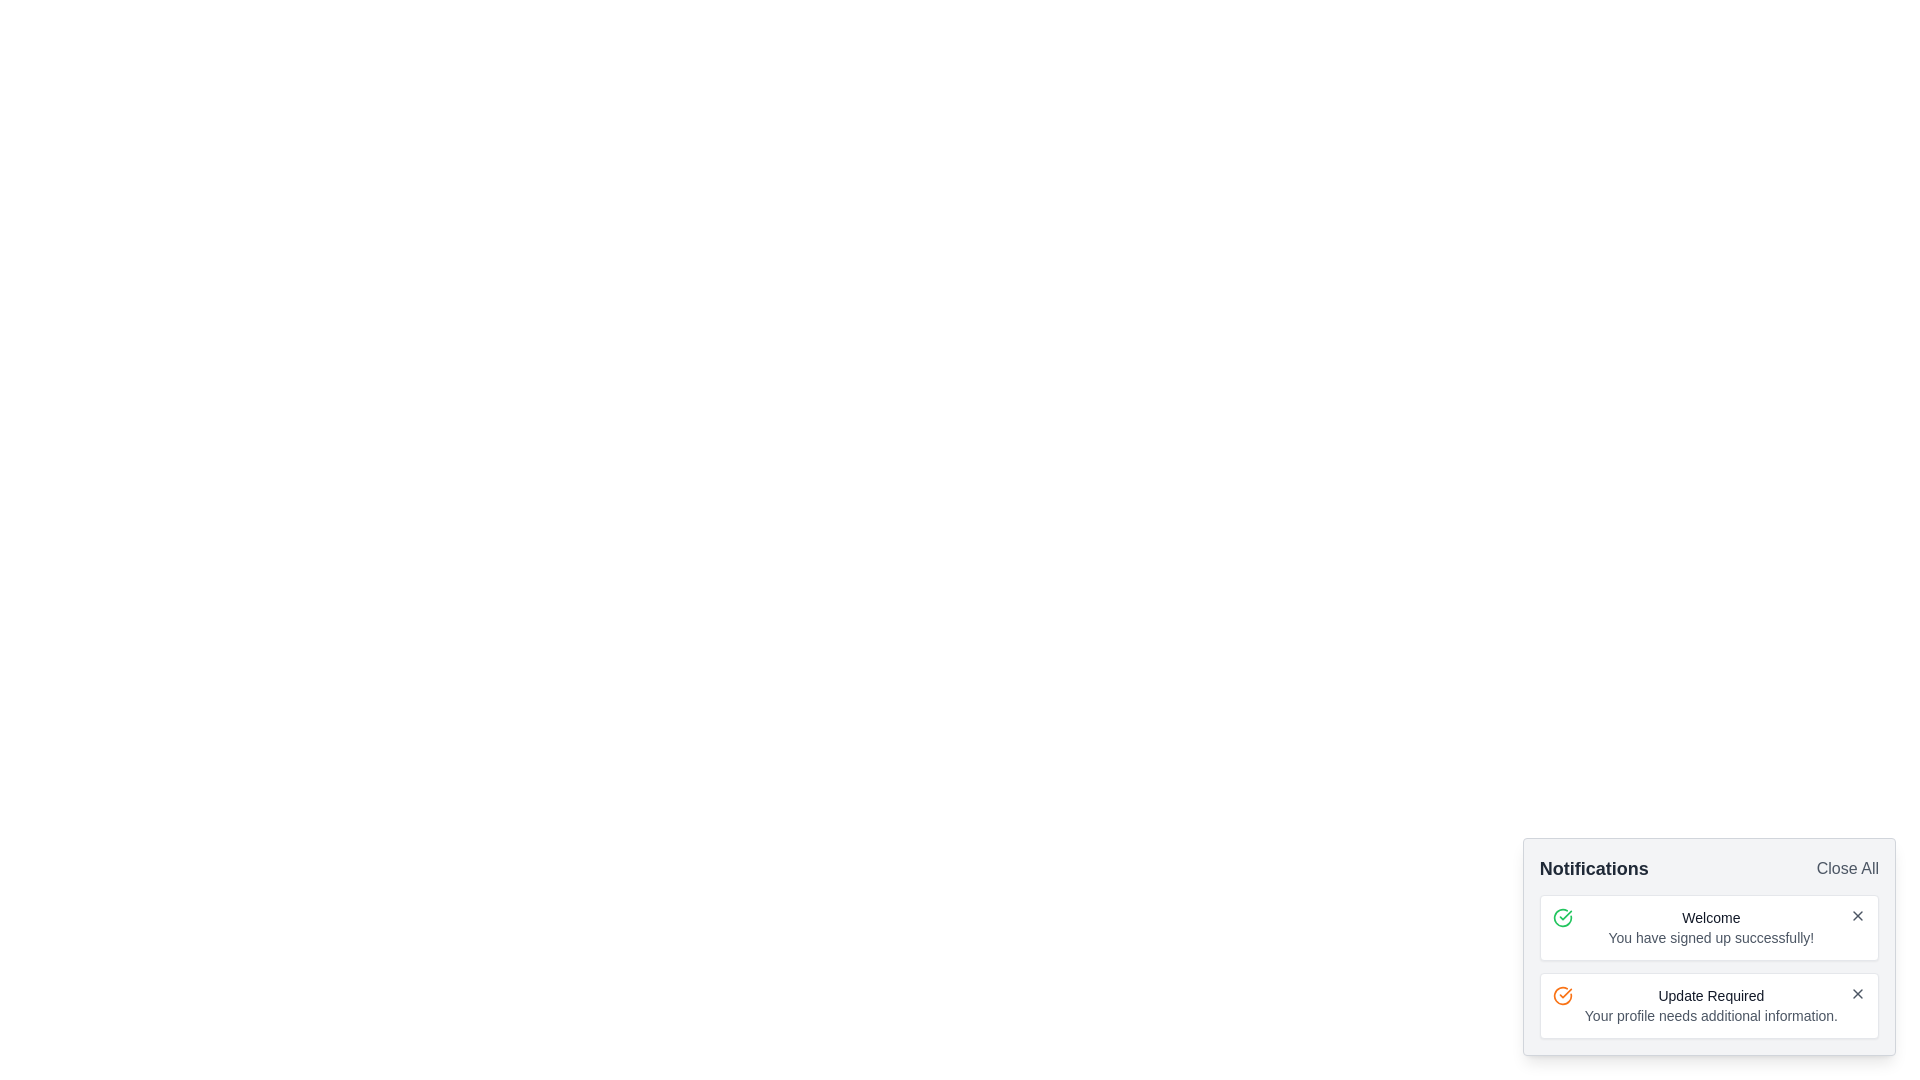 The width and height of the screenshot is (1920, 1080). What do you see at coordinates (1561, 918) in the screenshot?
I see `the success icon located at the top left of the notification card that contains the text 'Welcome' and 'You have signed up successfully!'` at bounding box center [1561, 918].